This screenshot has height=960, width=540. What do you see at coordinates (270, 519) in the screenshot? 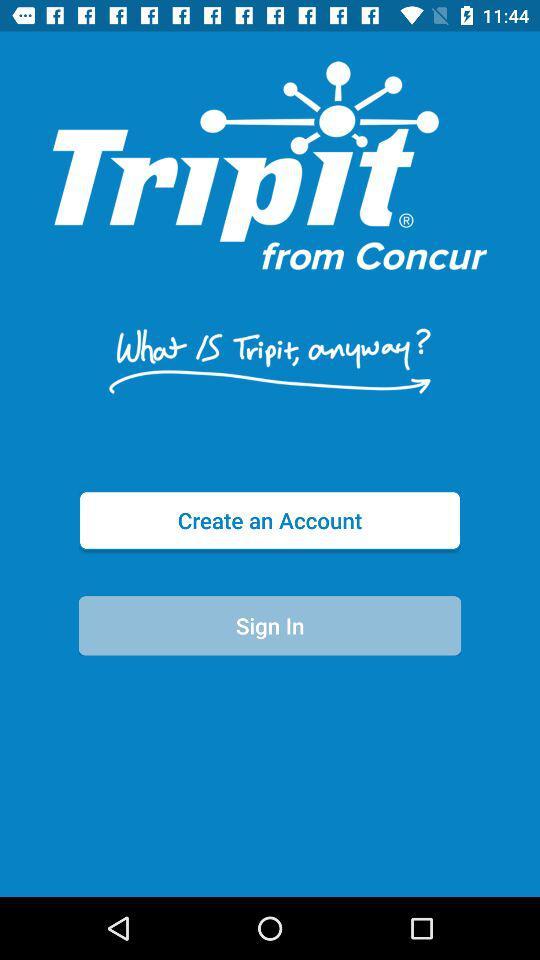
I see `item above the sign in` at bounding box center [270, 519].